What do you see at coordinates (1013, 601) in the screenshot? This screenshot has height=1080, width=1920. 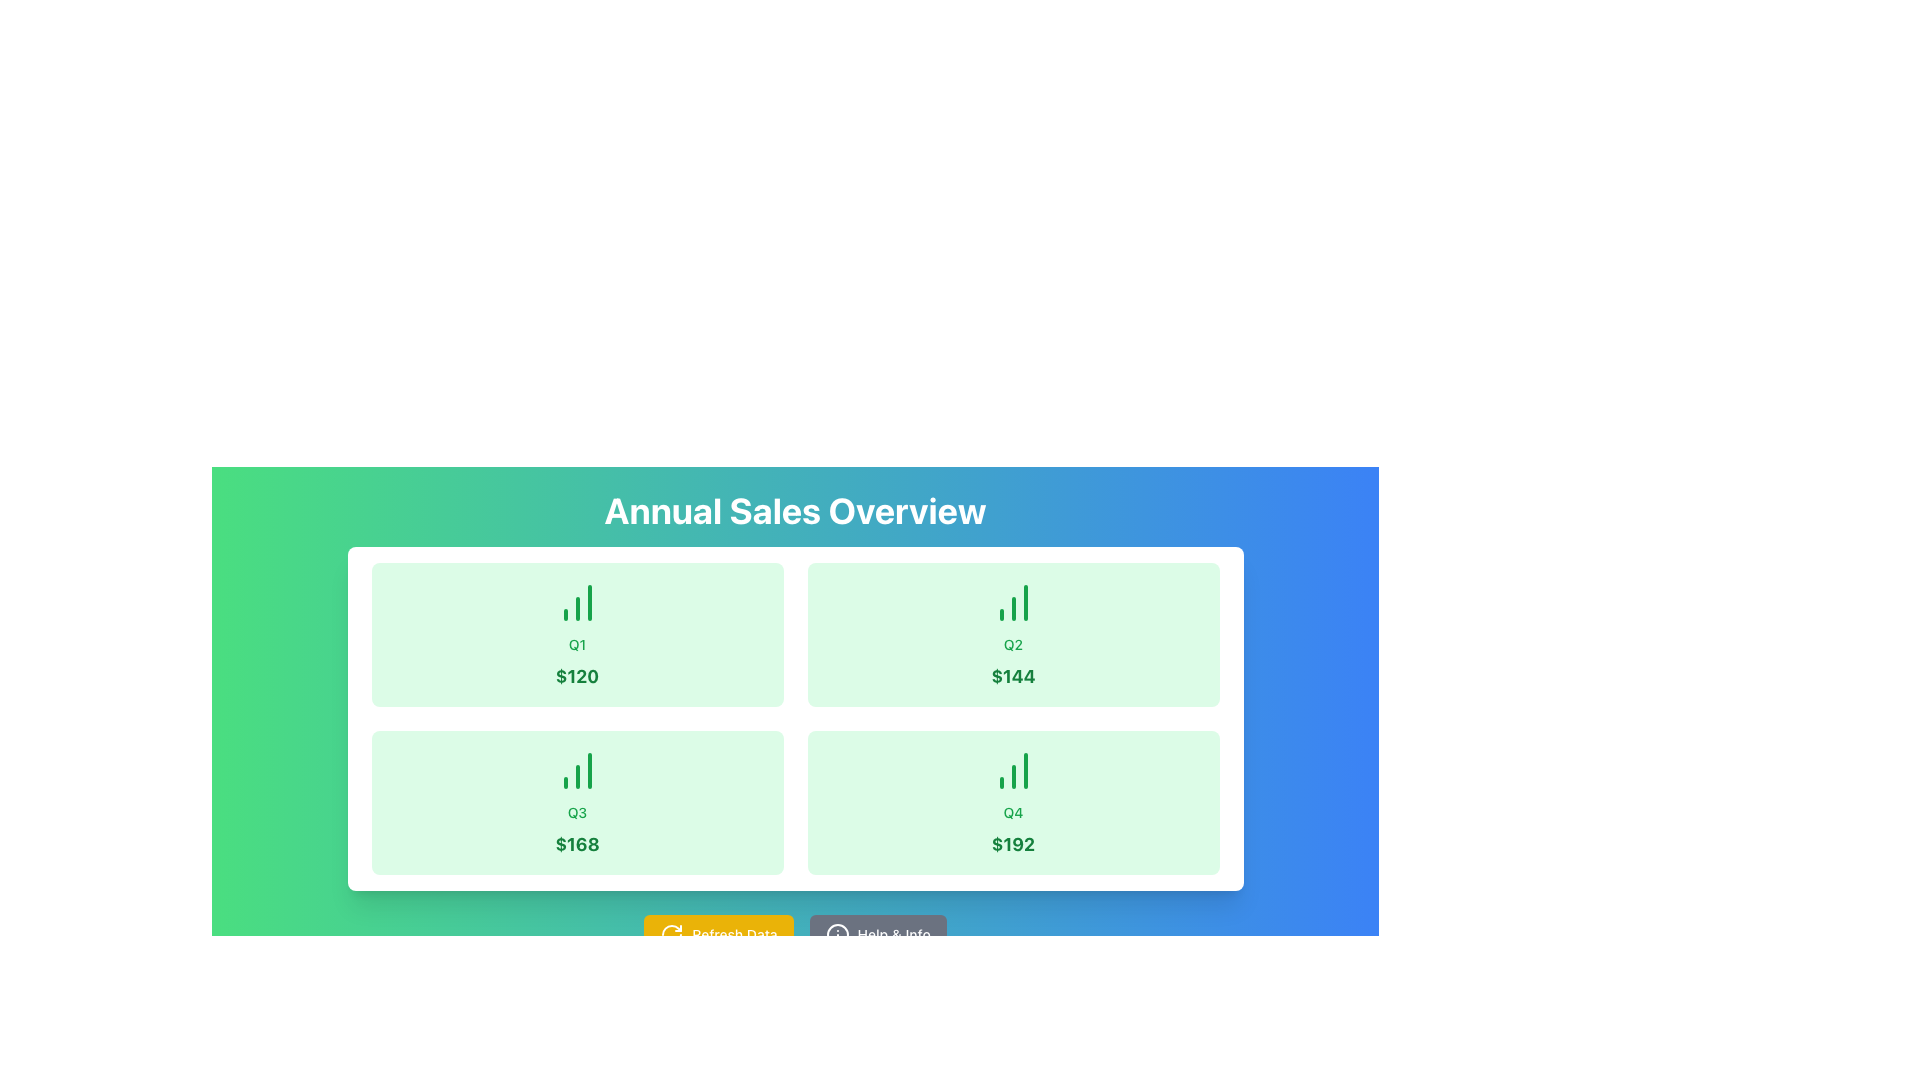 I see `the icon representing the visual data for 'Q2' and '$144'` at bounding box center [1013, 601].